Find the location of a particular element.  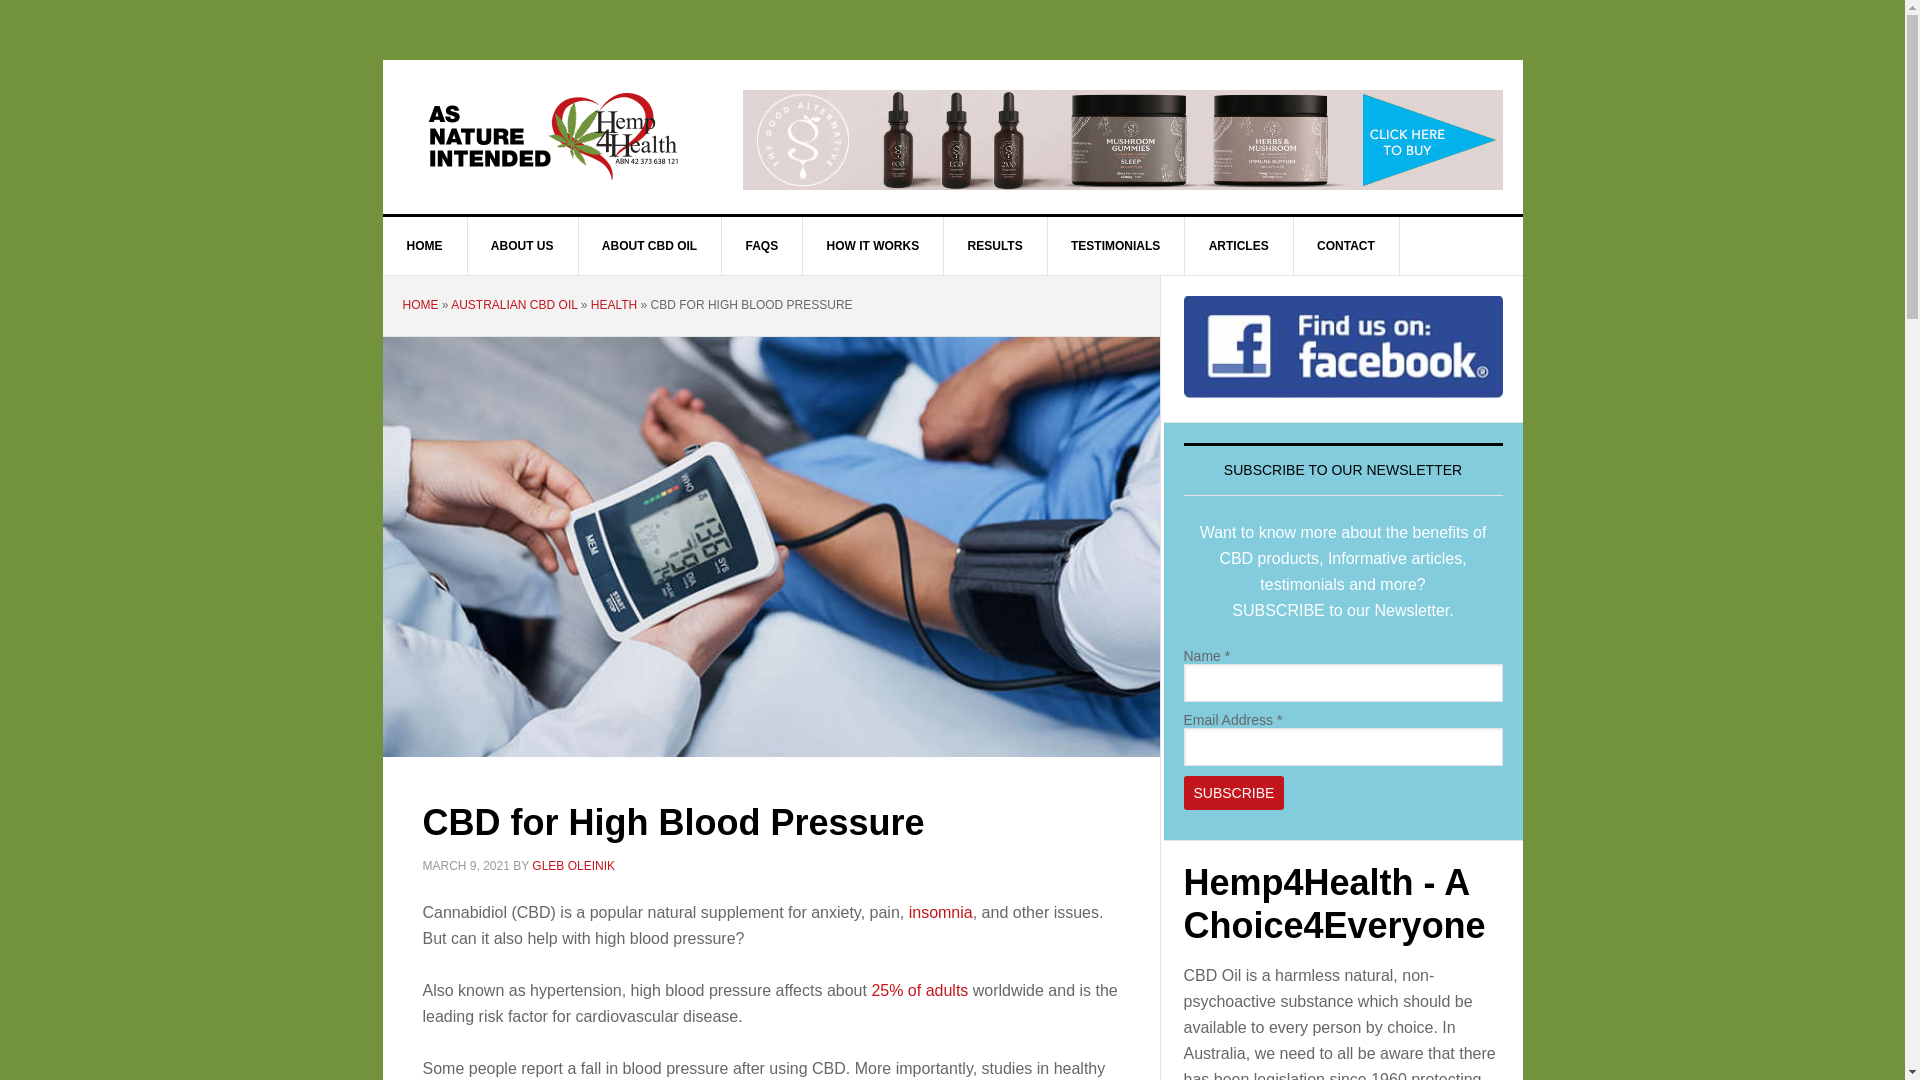

'insomnia' is located at coordinates (907, 912).